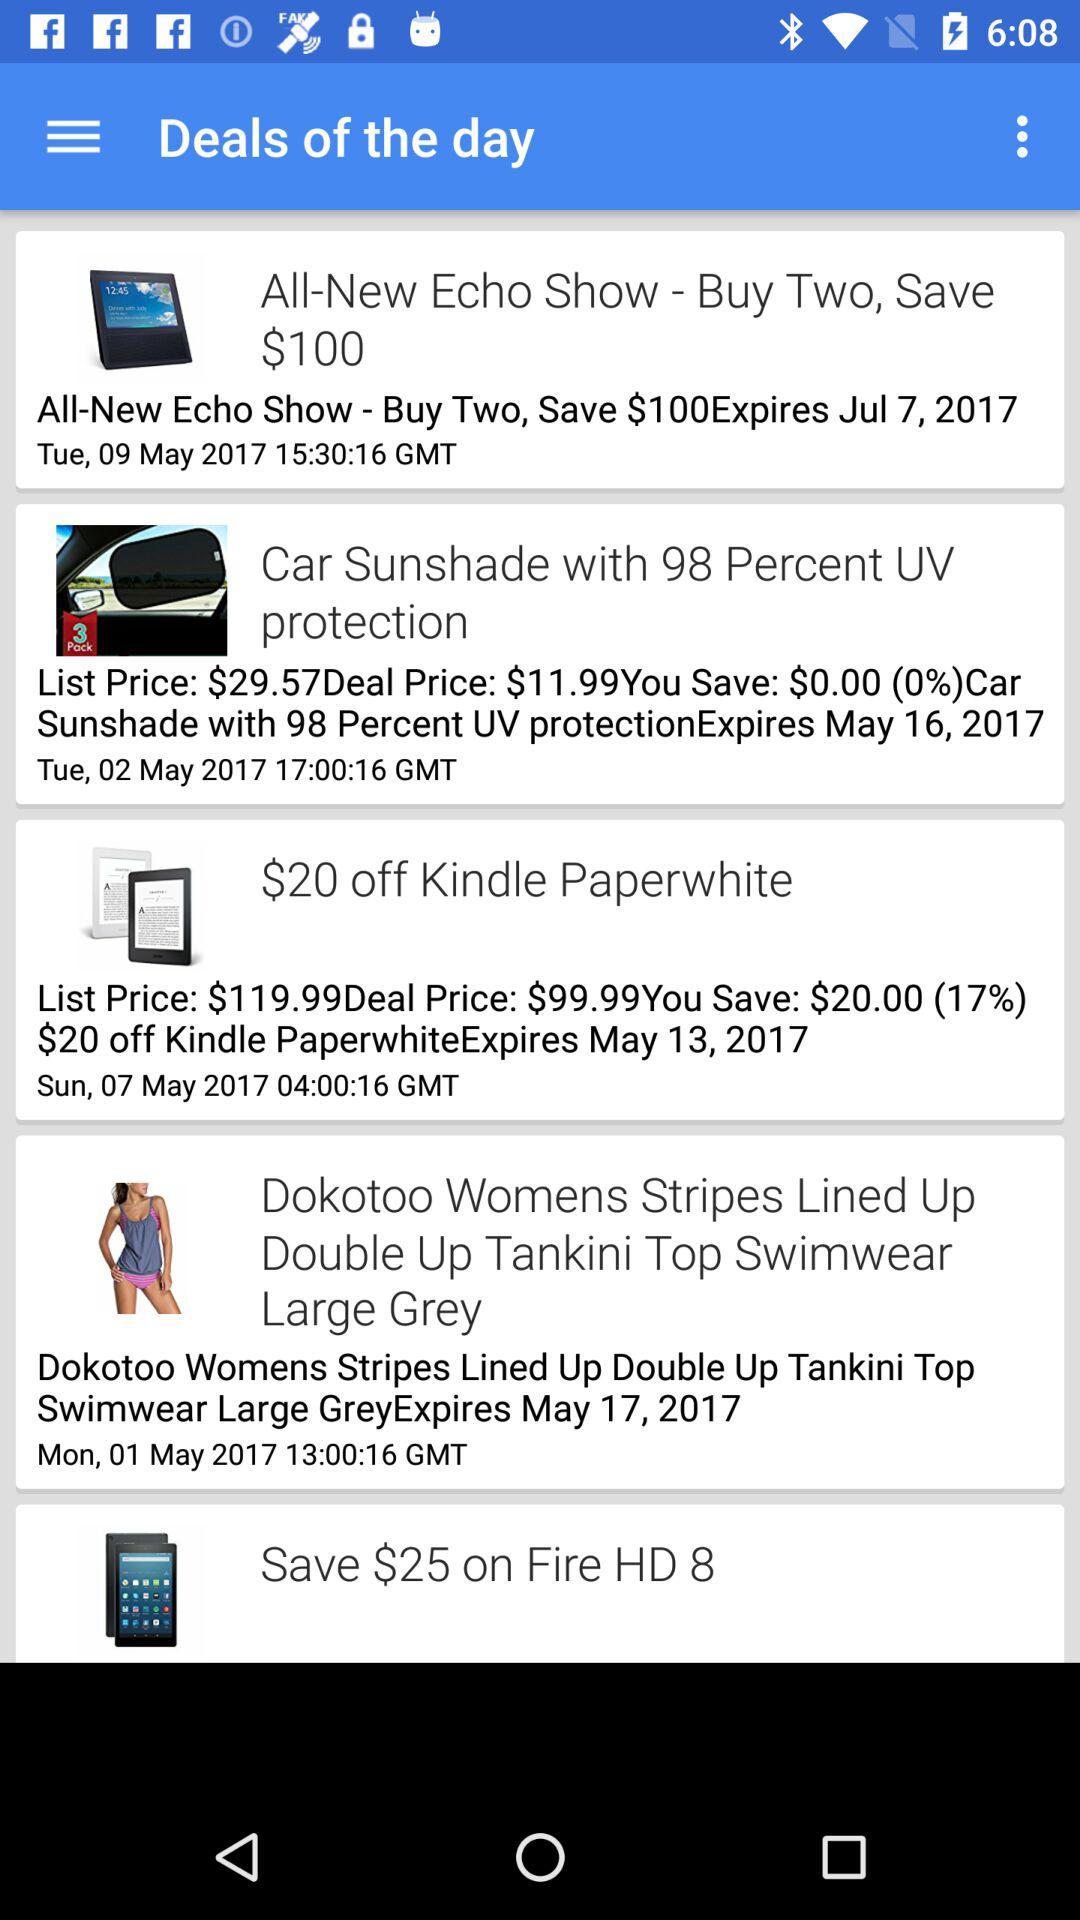  What do you see at coordinates (1027, 136) in the screenshot?
I see `menu` at bounding box center [1027, 136].